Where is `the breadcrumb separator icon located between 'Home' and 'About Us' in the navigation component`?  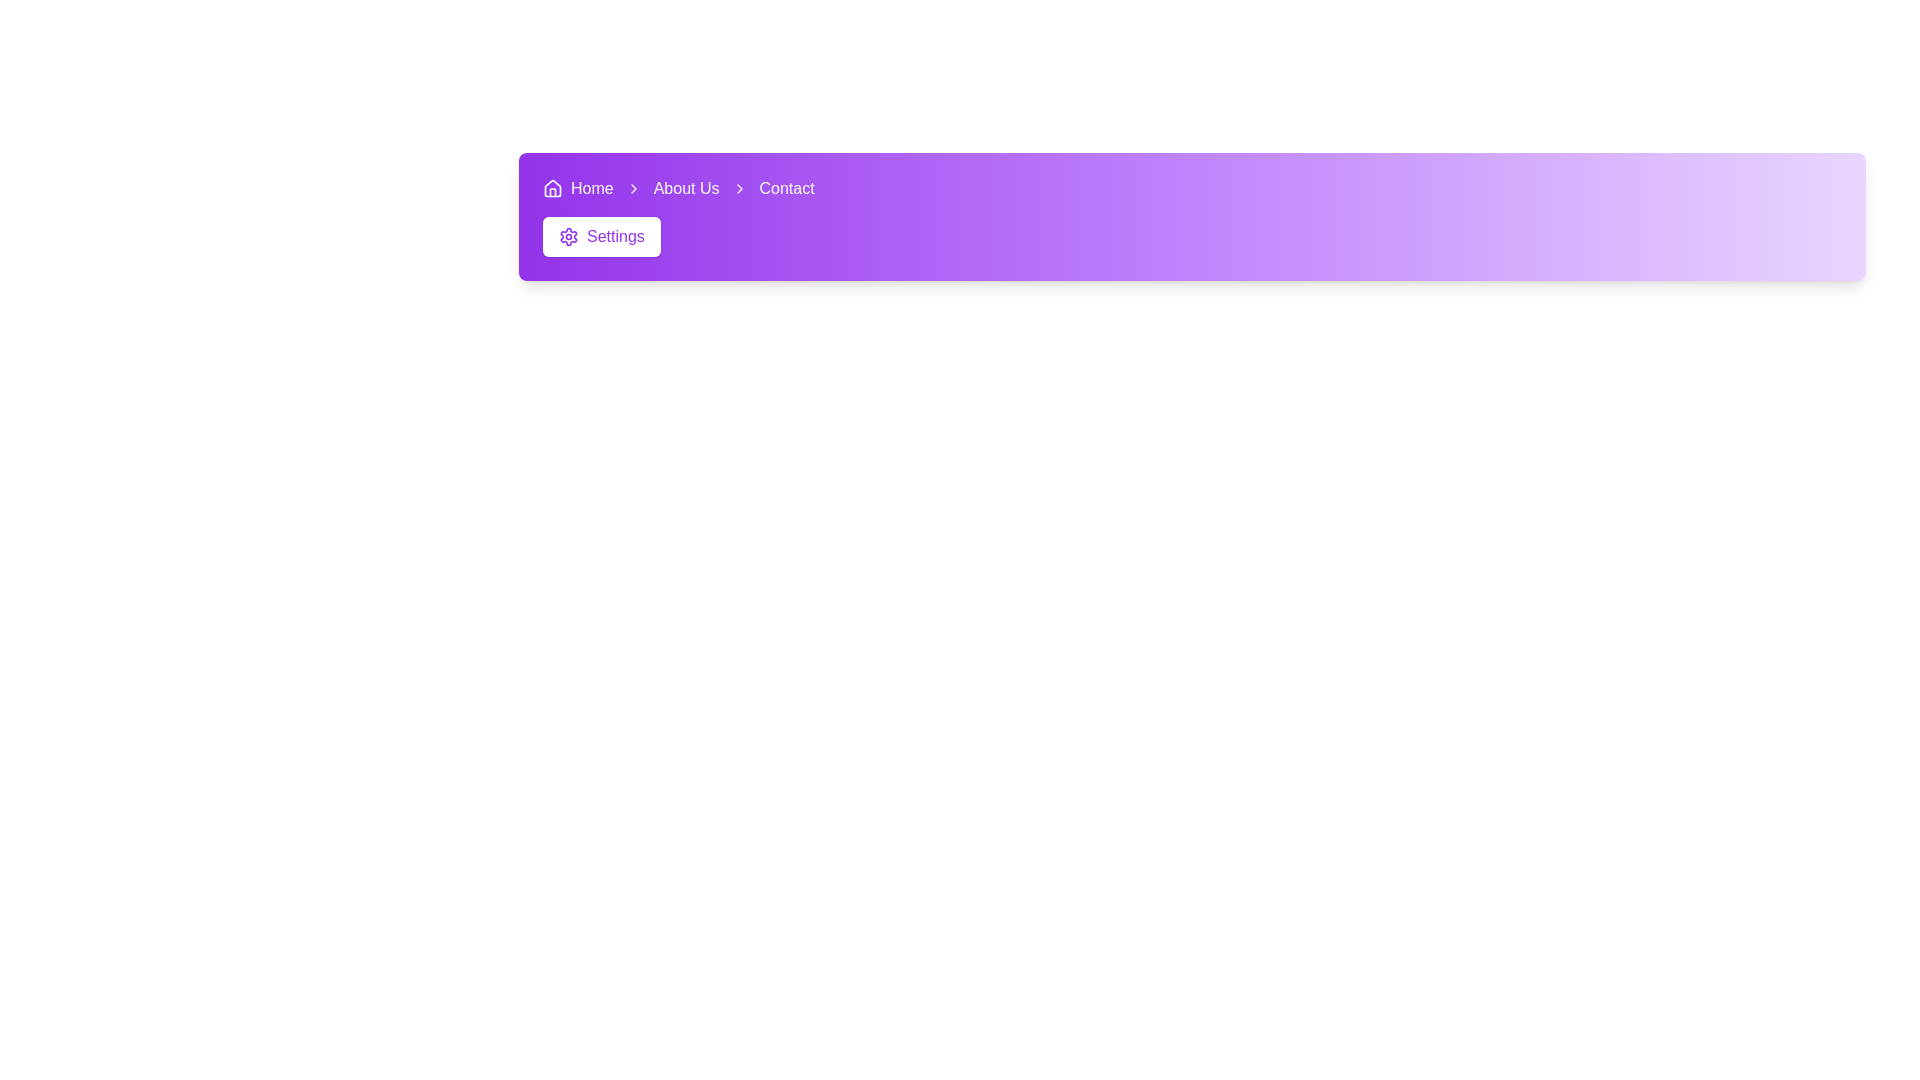
the breadcrumb separator icon located between 'Home' and 'About Us' in the navigation component is located at coordinates (632, 189).